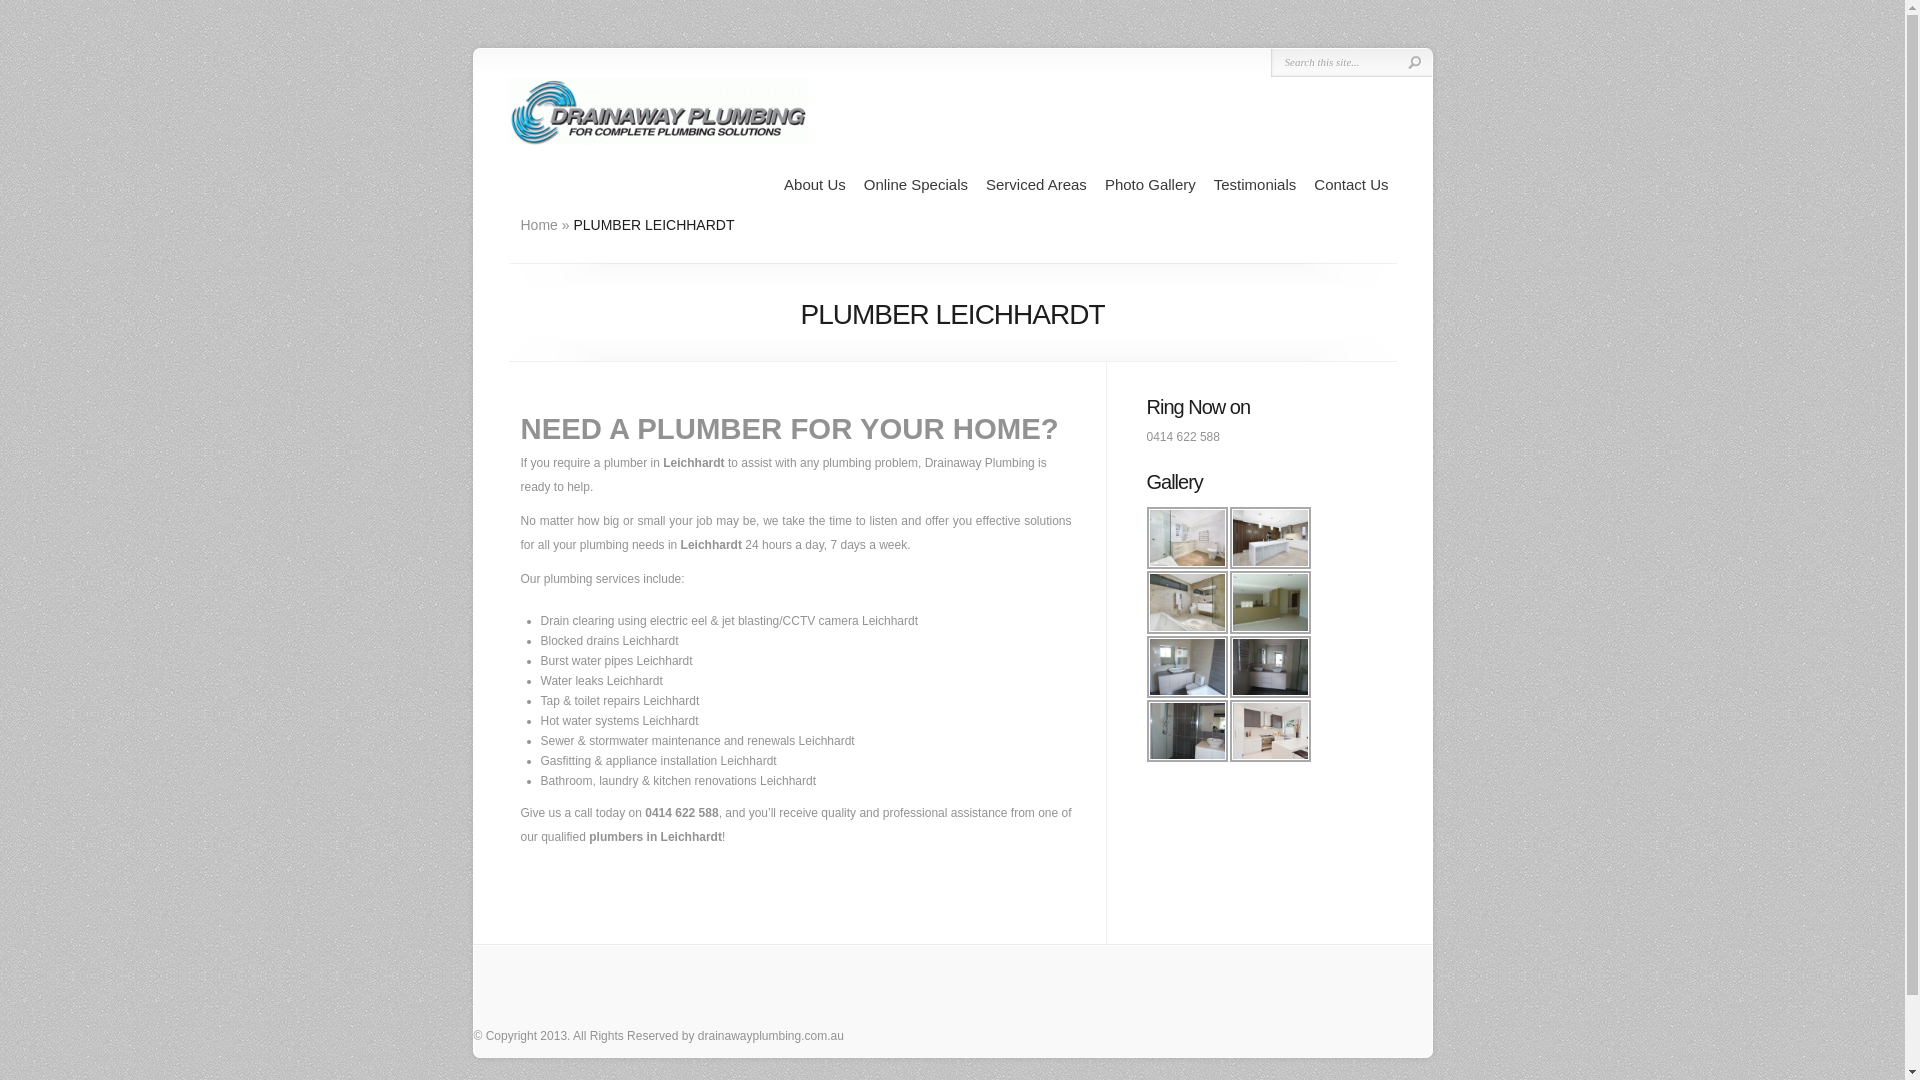 This screenshot has width=1920, height=1080. What do you see at coordinates (1186, 731) in the screenshot?
I see `'picture-239'` at bounding box center [1186, 731].